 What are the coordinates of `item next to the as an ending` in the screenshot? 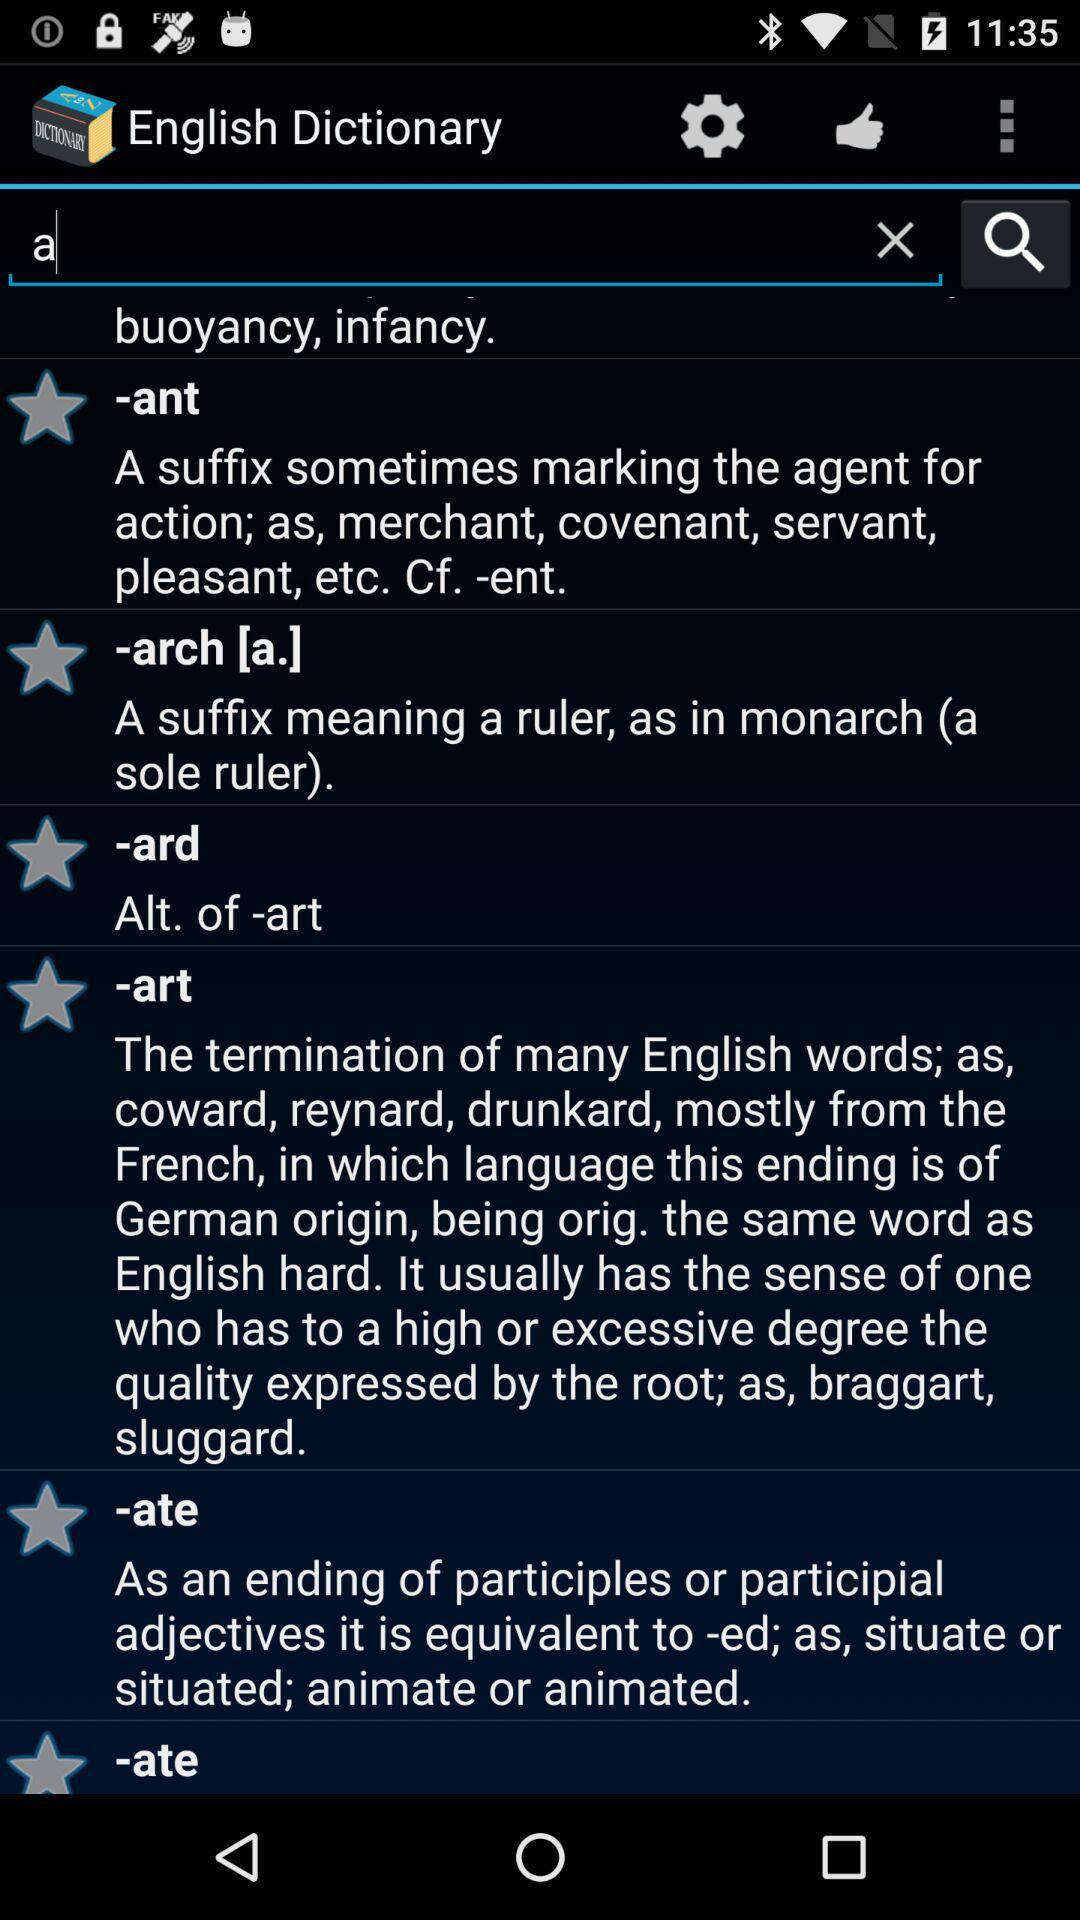 It's located at (53, 1756).